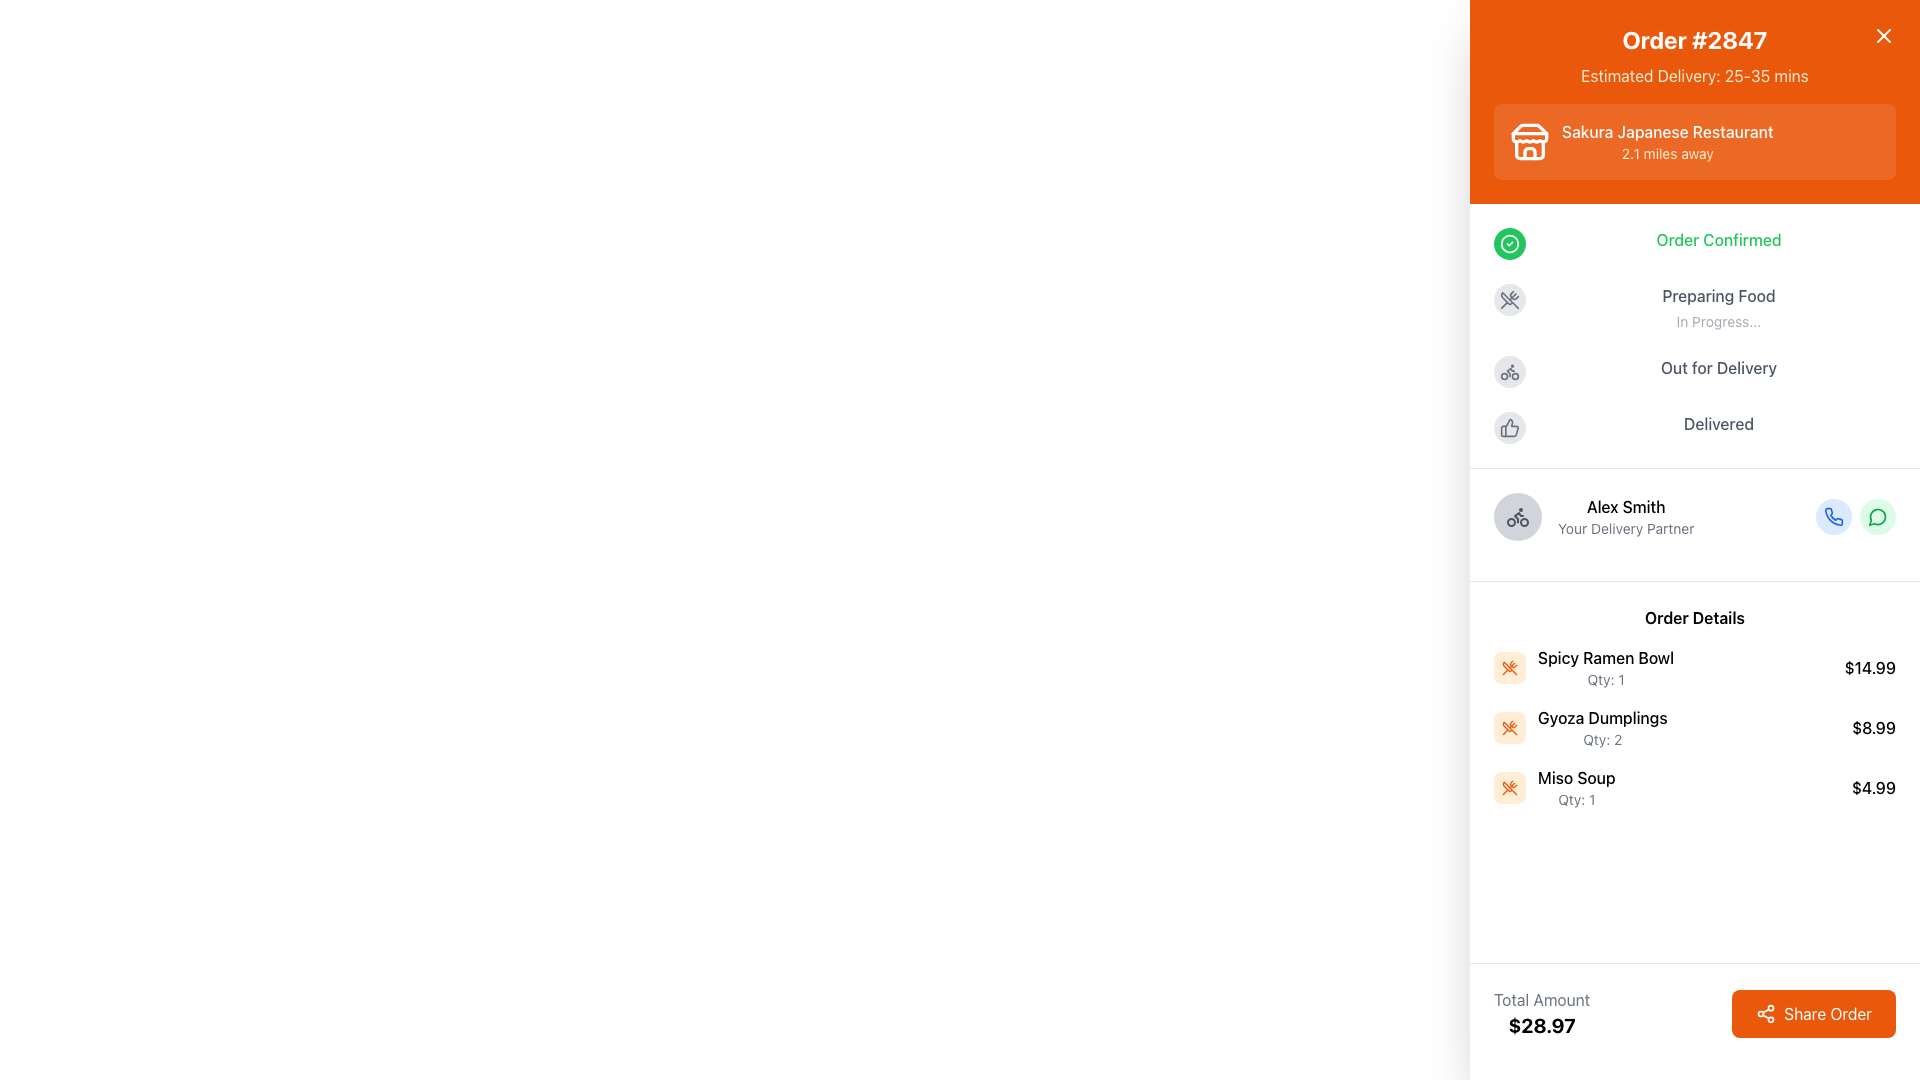  What do you see at coordinates (1510, 427) in the screenshot?
I see `the circular thumbs-up icon button with a light gray background, located to the left of the 'Delivered' text component in the delivery progress list` at bounding box center [1510, 427].